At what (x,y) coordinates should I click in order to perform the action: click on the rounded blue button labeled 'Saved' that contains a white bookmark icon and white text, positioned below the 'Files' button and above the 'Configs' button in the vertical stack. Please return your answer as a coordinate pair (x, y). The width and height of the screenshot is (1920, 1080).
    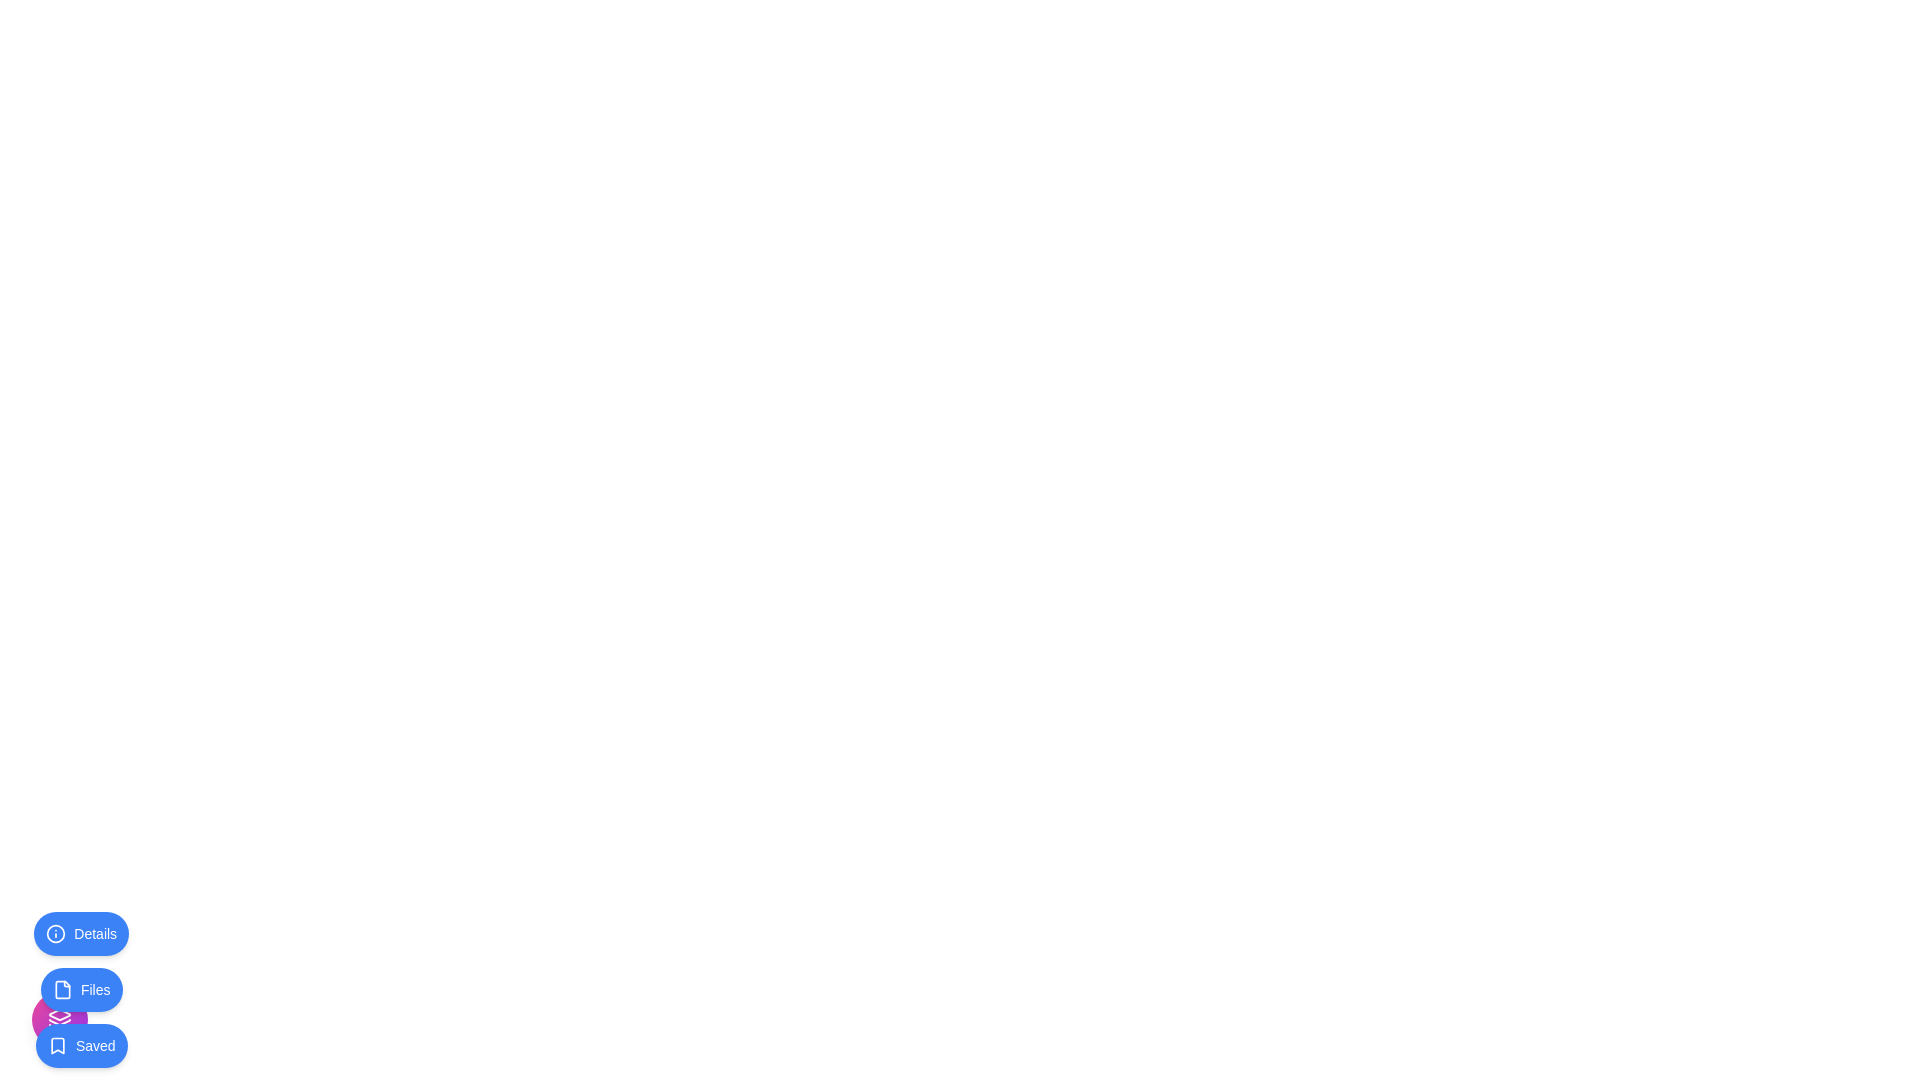
    Looking at the image, I should click on (80, 1044).